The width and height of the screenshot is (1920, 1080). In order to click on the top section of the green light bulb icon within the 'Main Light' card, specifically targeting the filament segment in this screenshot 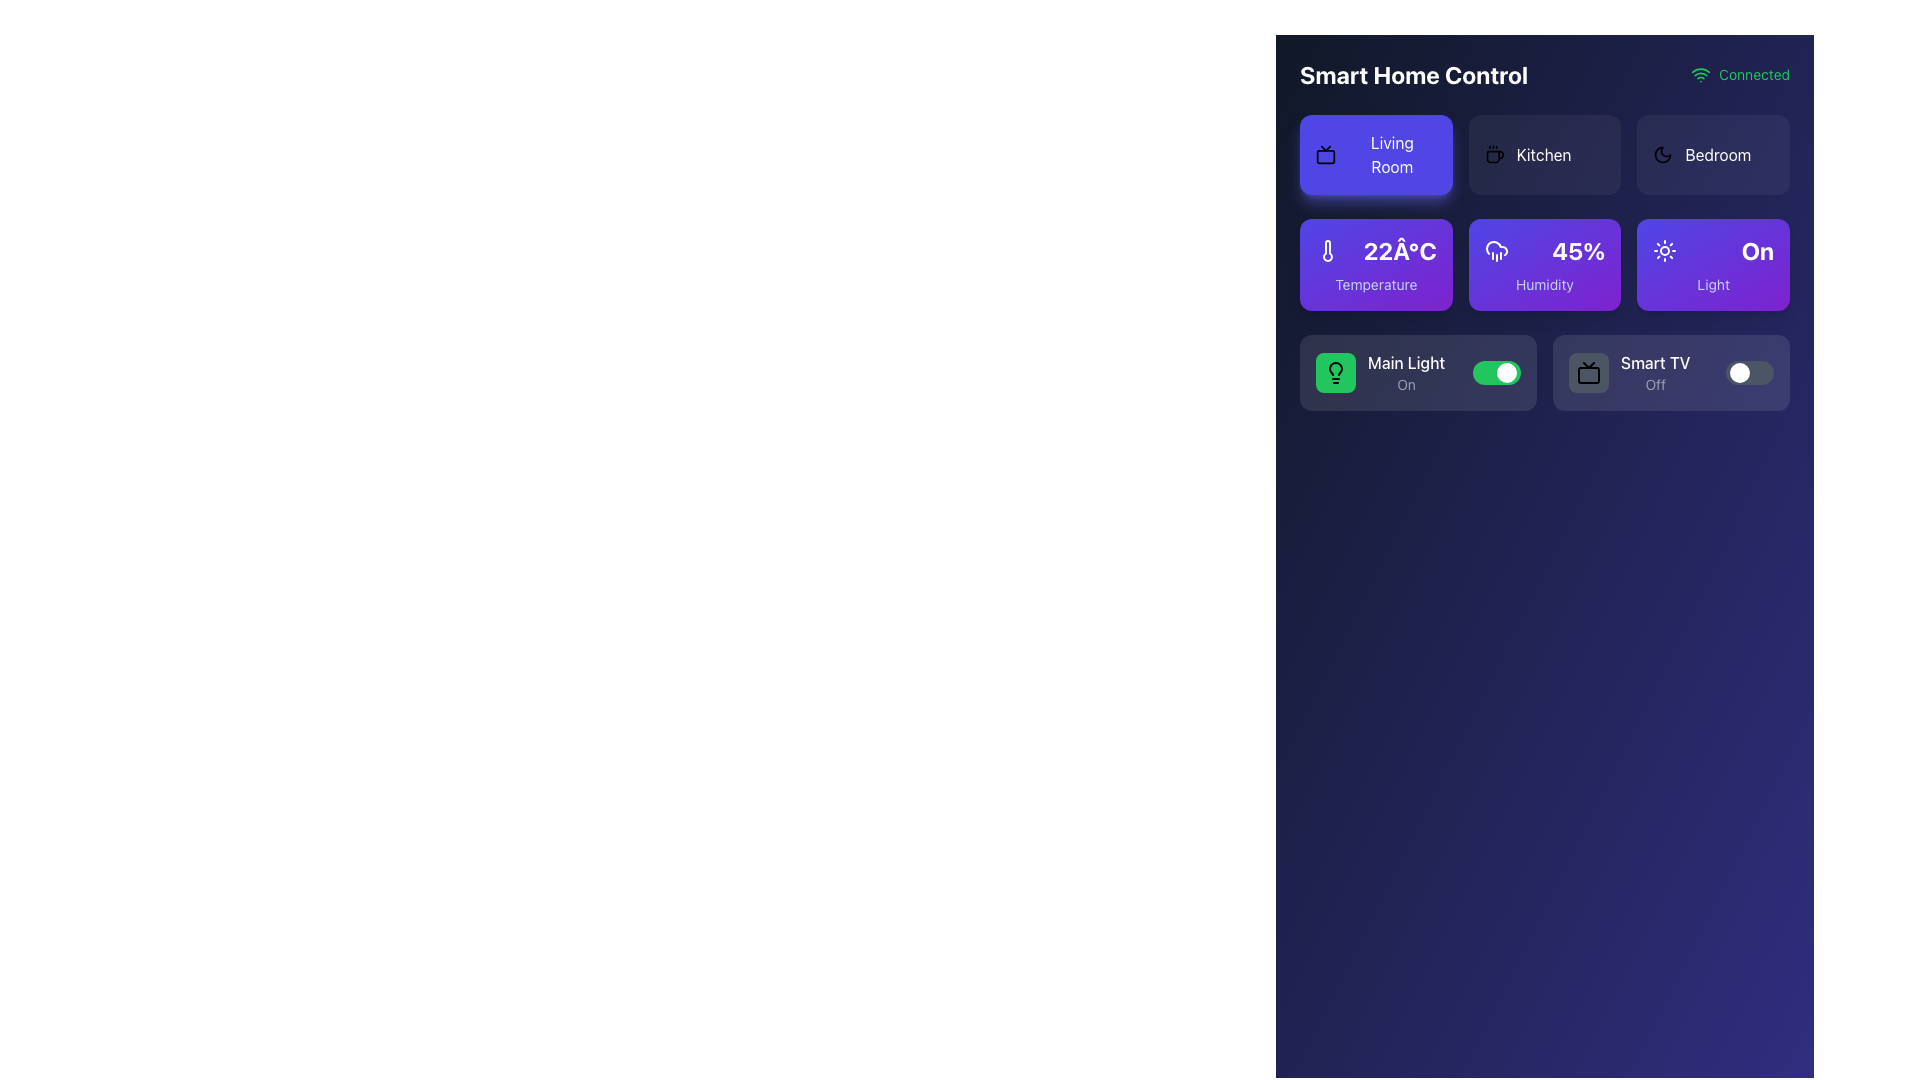, I will do `click(1335, 369)`.